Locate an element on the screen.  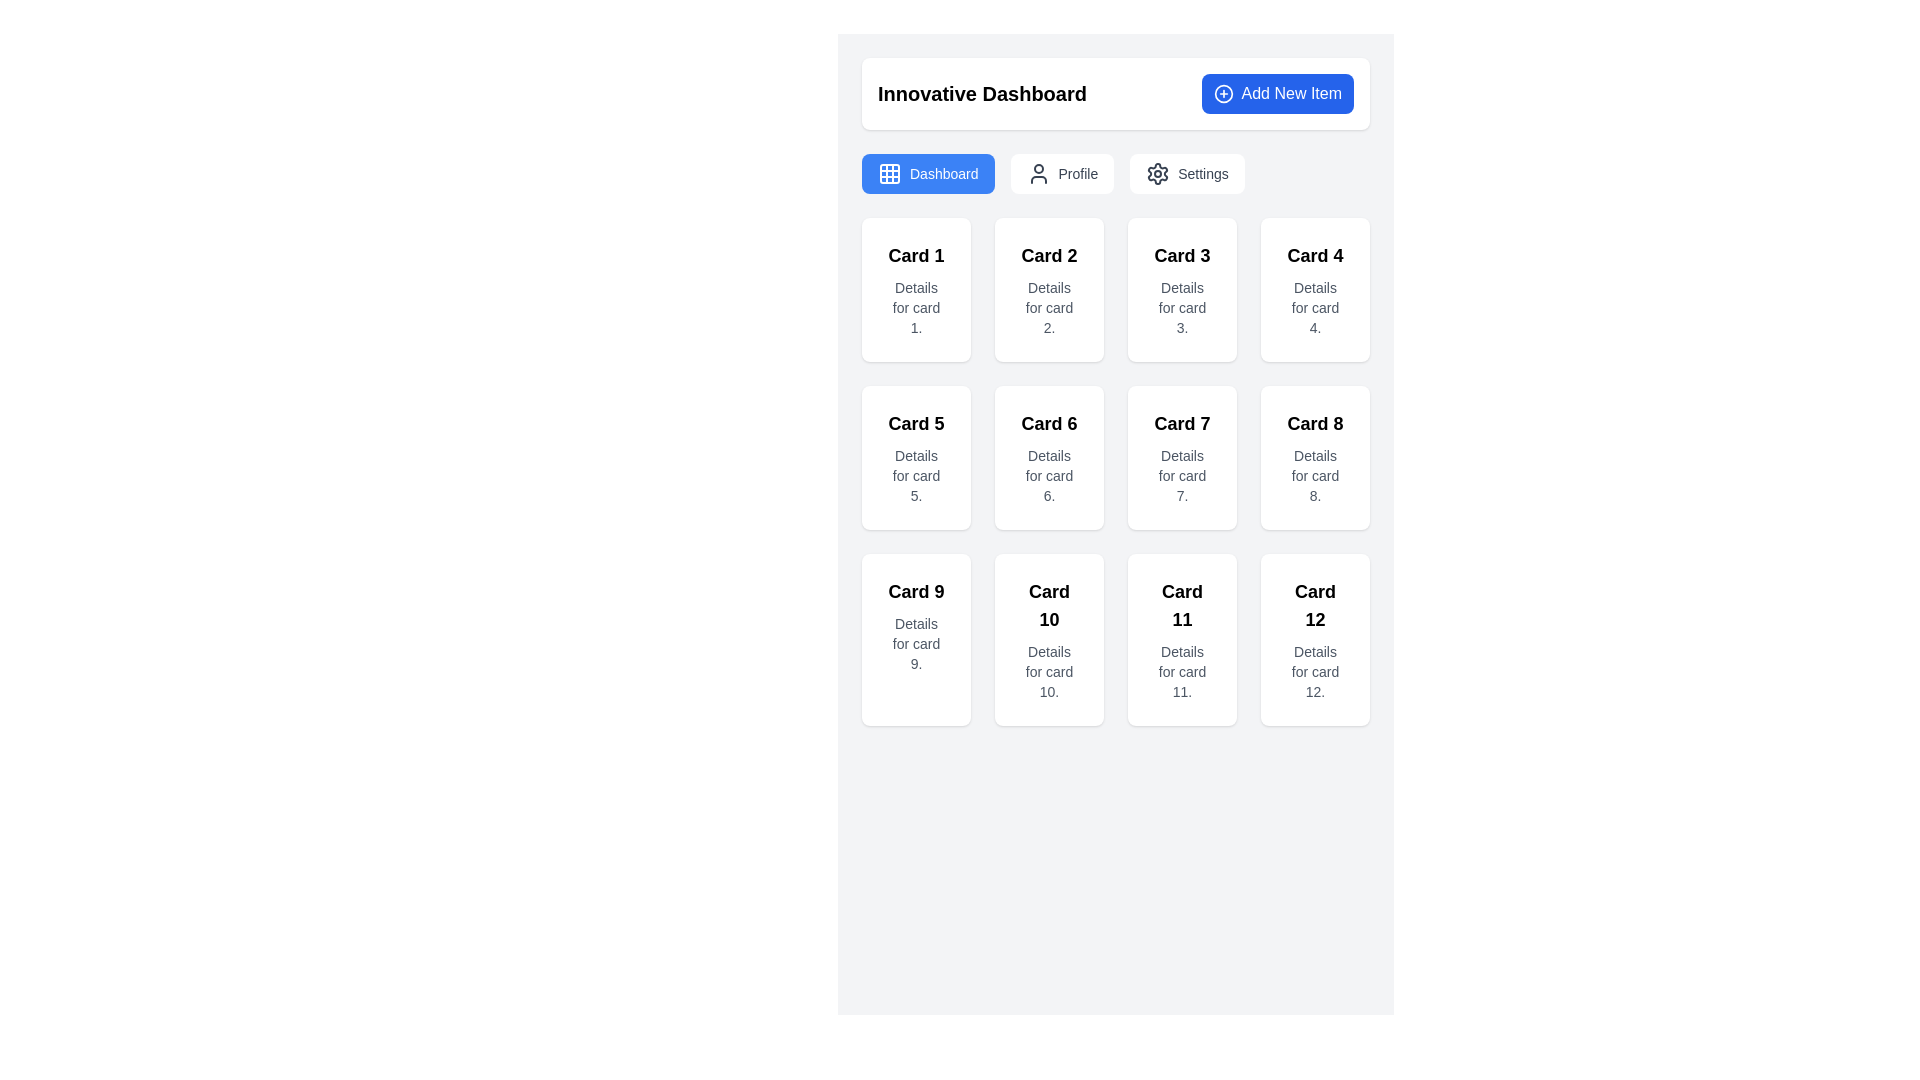
the text element displaying 'Details for card 2.' located below the heading 'Card 2' in the second card of a 4-column grid layout is located at coordinates (1048, 308).